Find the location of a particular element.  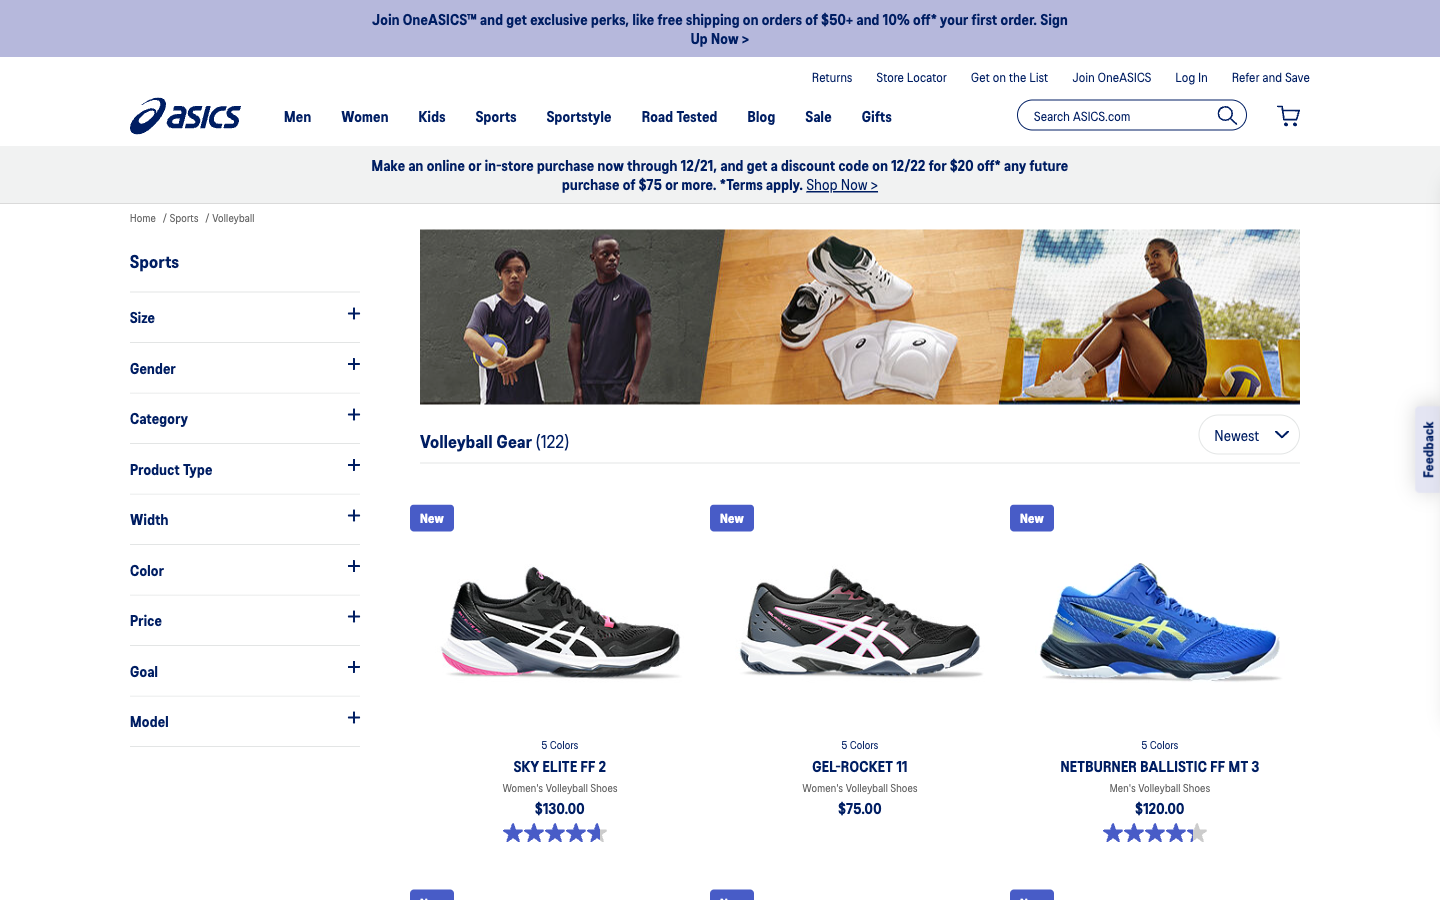

size filter for shoe models is located at coordinates (243, 315).